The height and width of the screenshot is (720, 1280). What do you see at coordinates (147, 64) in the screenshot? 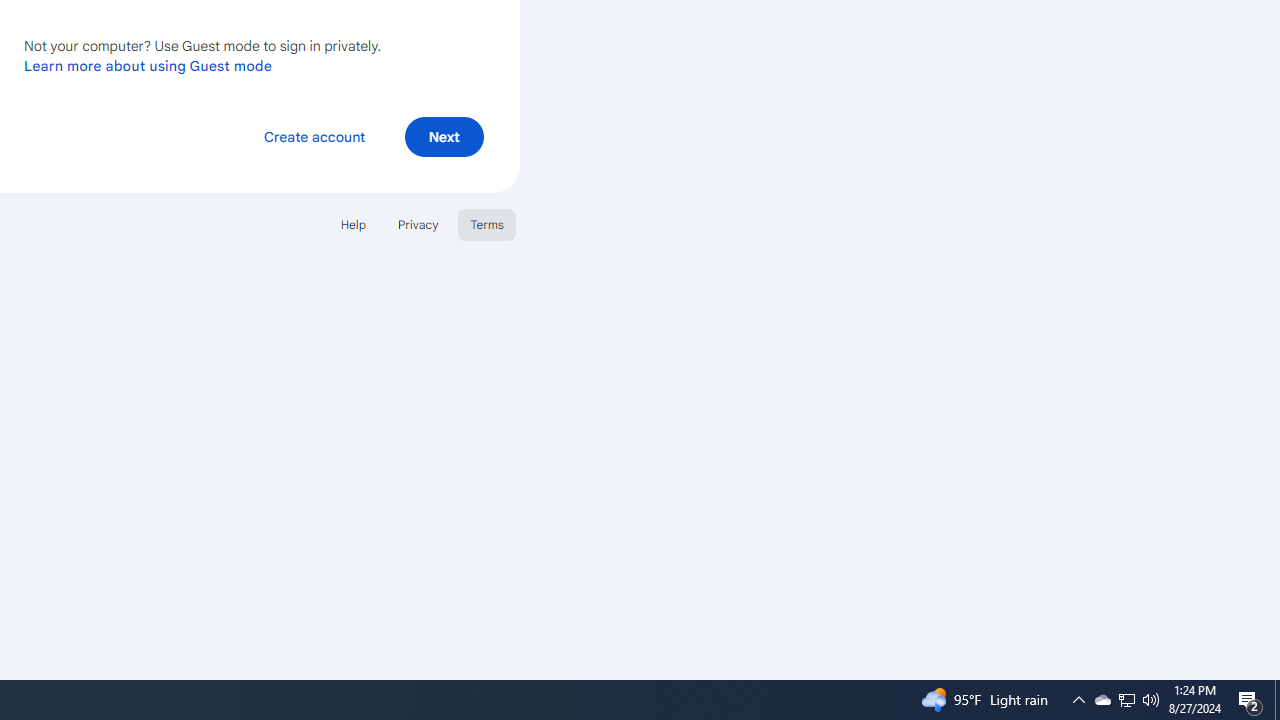
I see `'Learn more about using Guest mode'` at bounding box center [147, 64].